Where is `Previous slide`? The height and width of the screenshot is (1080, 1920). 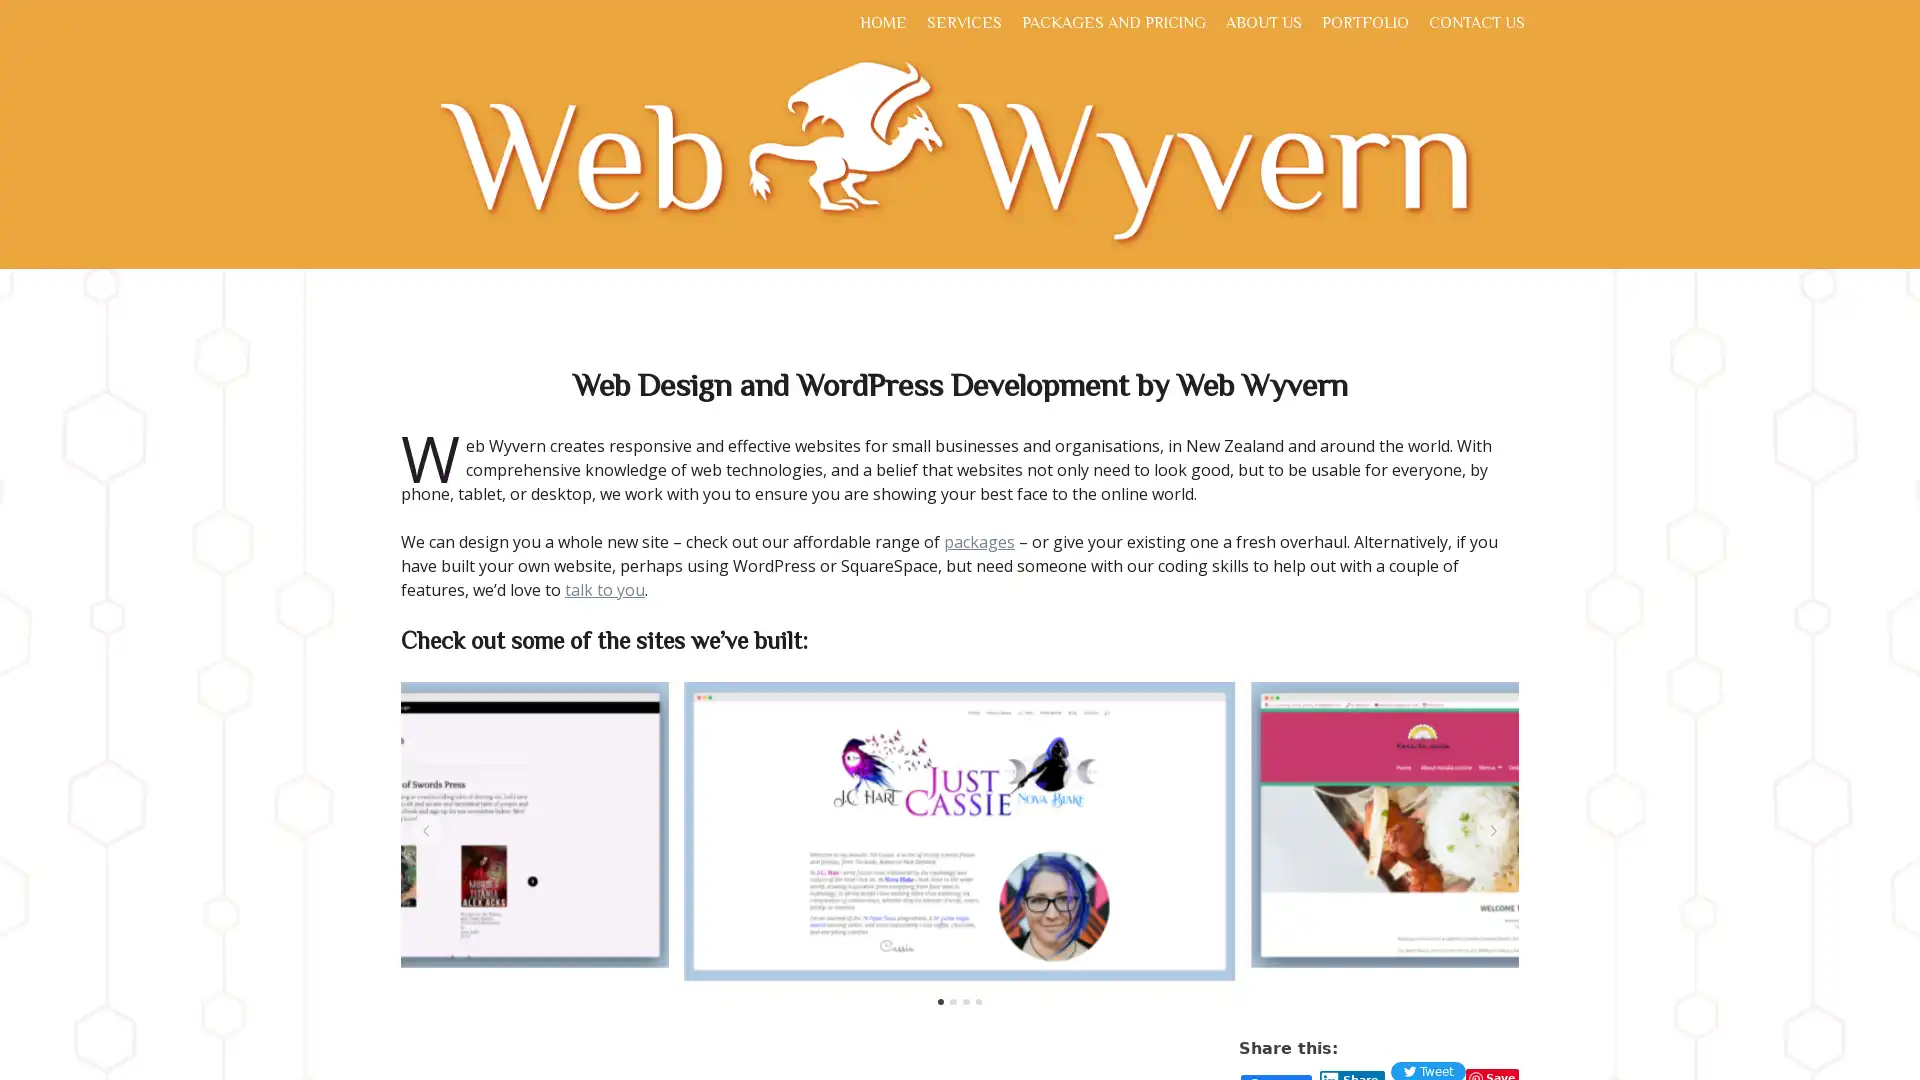 Previous slide is located at coordinates (426, 830).